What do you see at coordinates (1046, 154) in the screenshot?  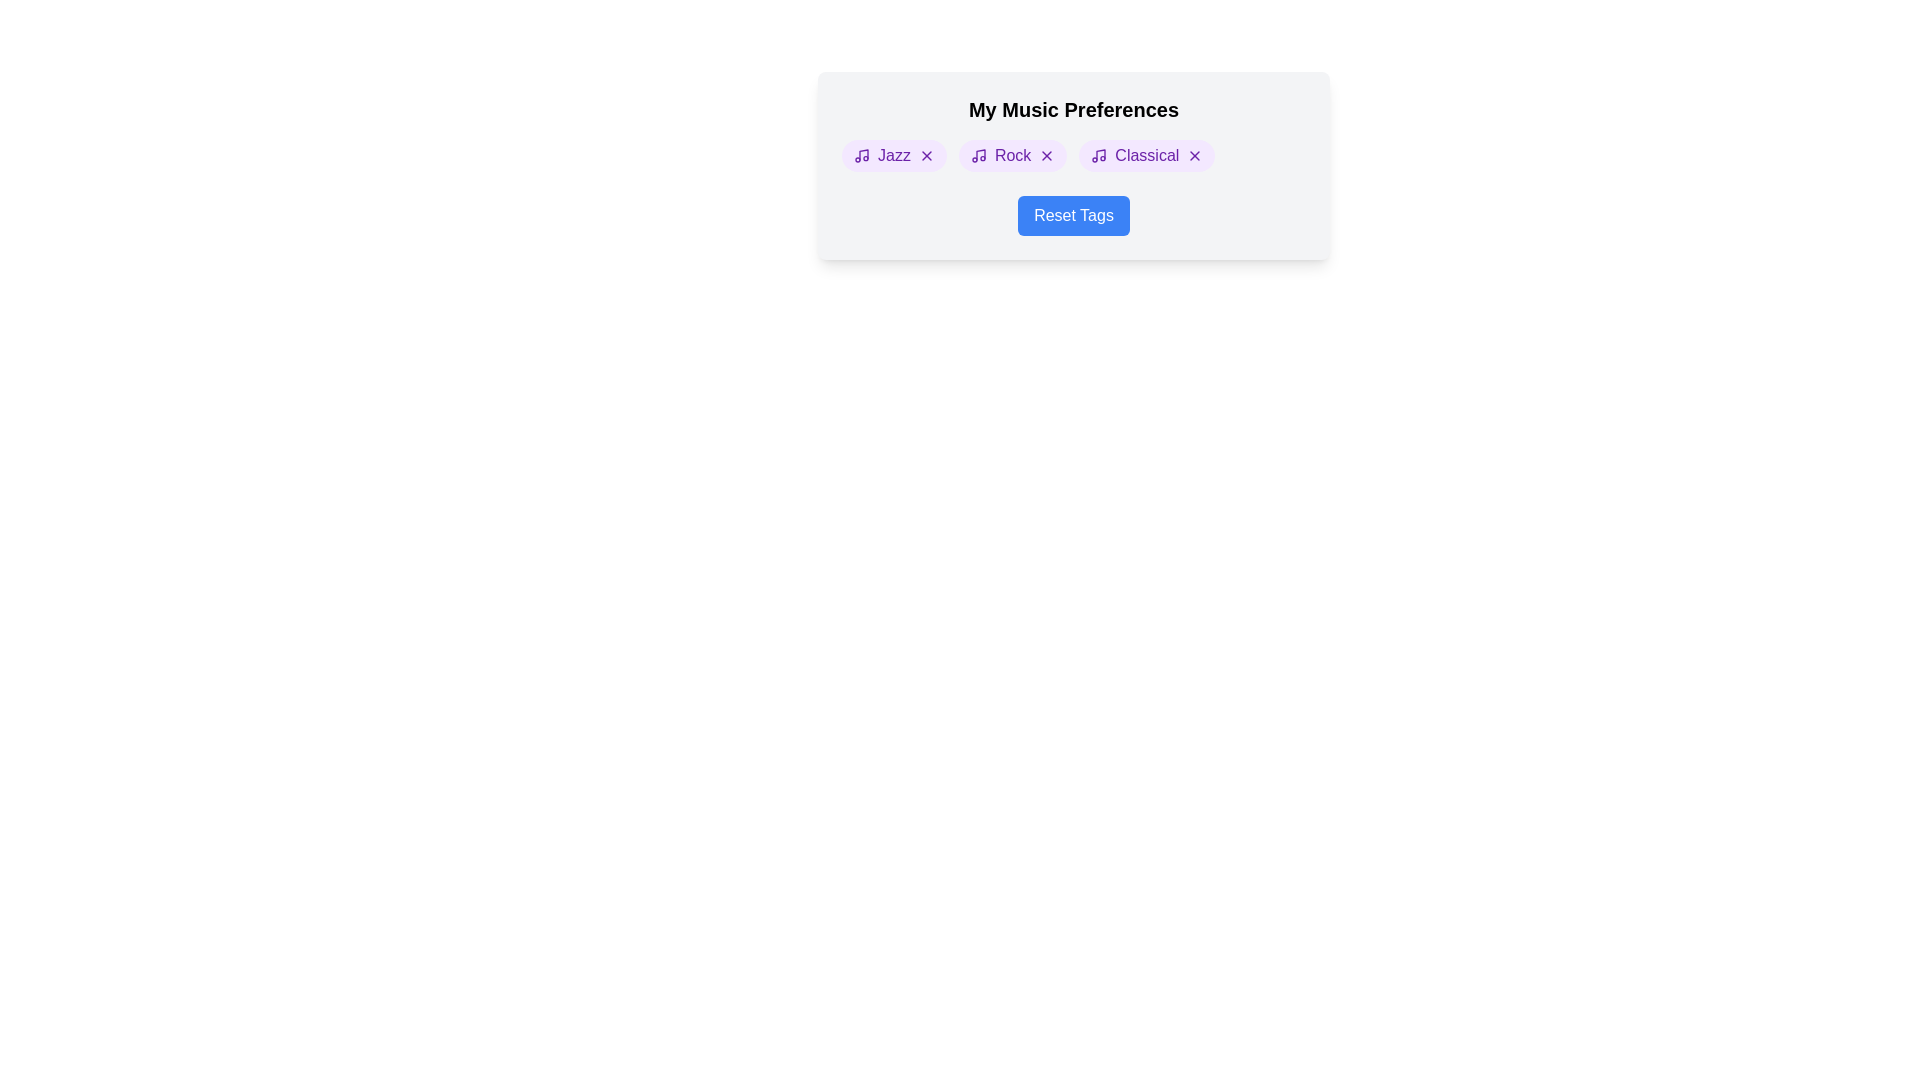 I see `the remove button for the tag Rock to delete it` at bounding box center [1046, 154].